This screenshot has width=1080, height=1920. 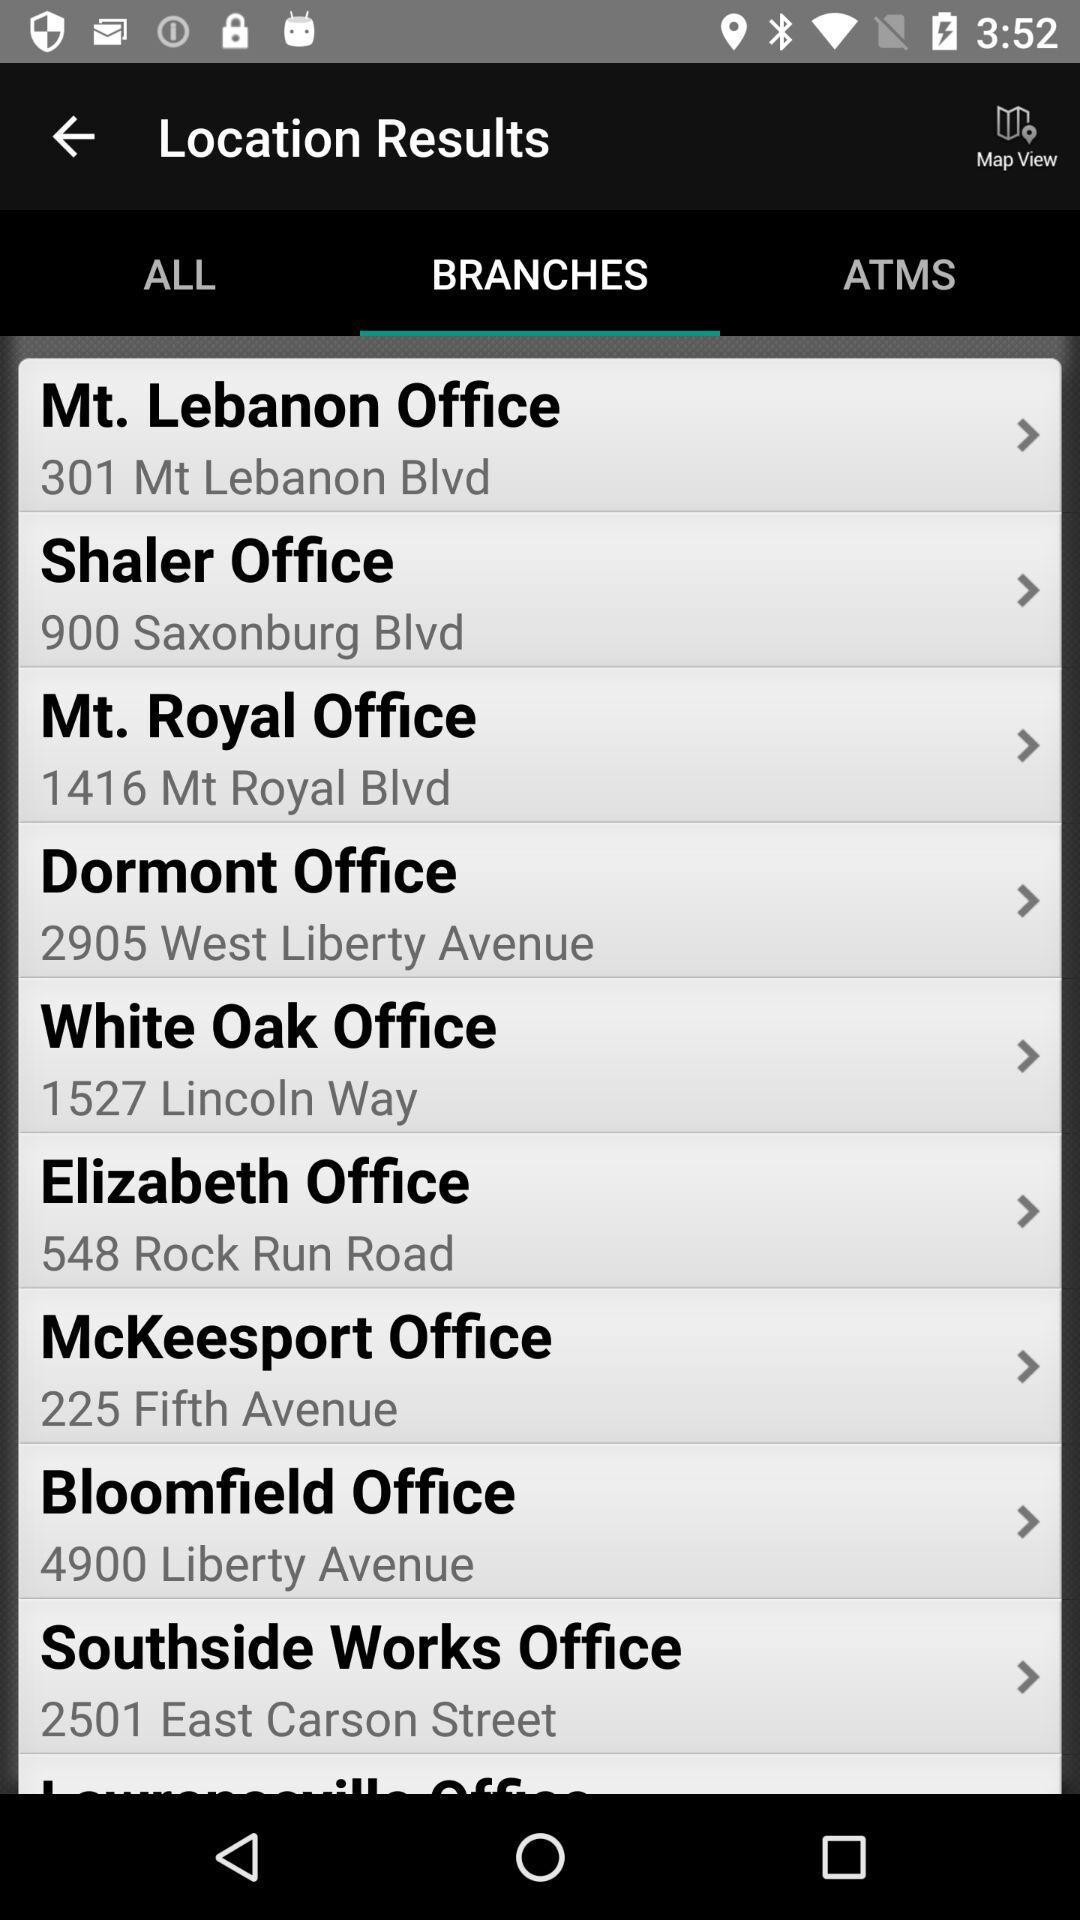 I want to click on icon below the 225 fifth avenue item, so click(x=513, y=1489).